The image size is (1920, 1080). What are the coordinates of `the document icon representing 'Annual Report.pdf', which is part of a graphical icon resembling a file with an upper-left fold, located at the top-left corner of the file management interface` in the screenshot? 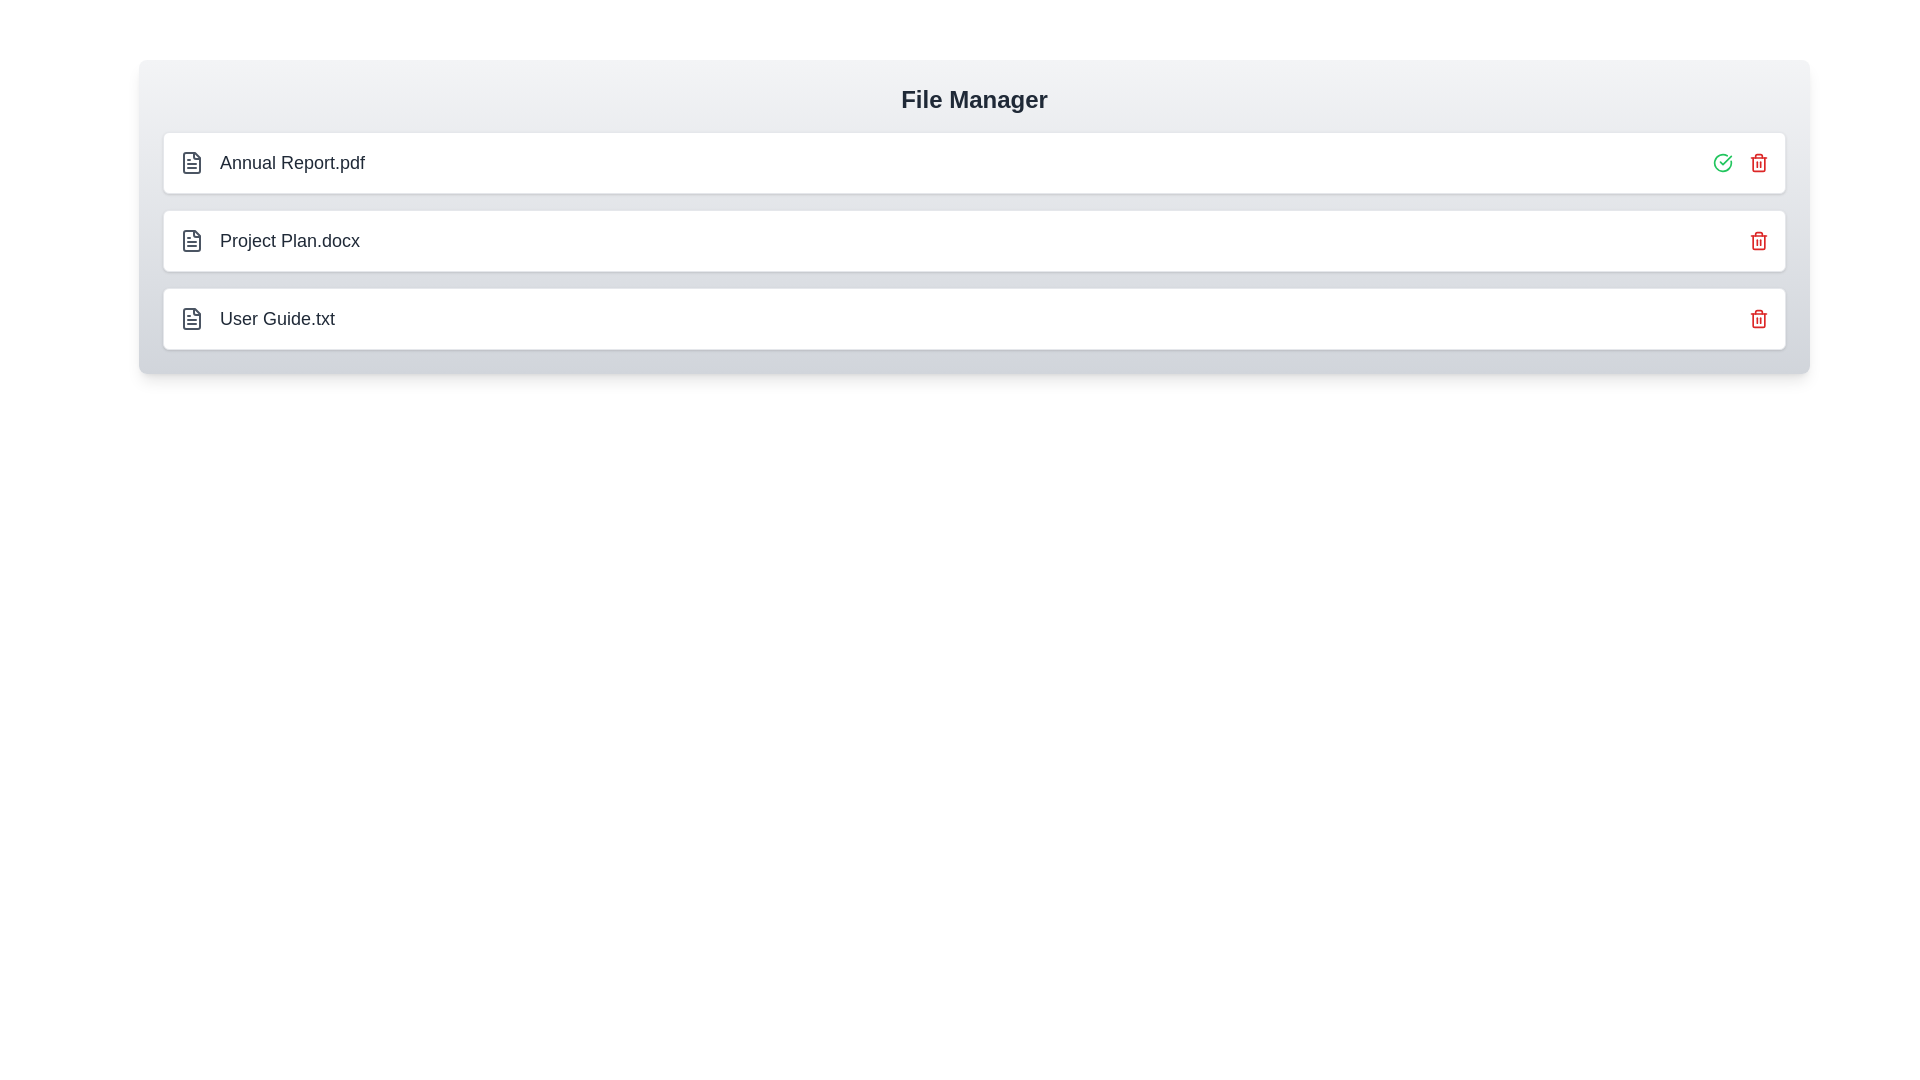 It's located at (192, 161).